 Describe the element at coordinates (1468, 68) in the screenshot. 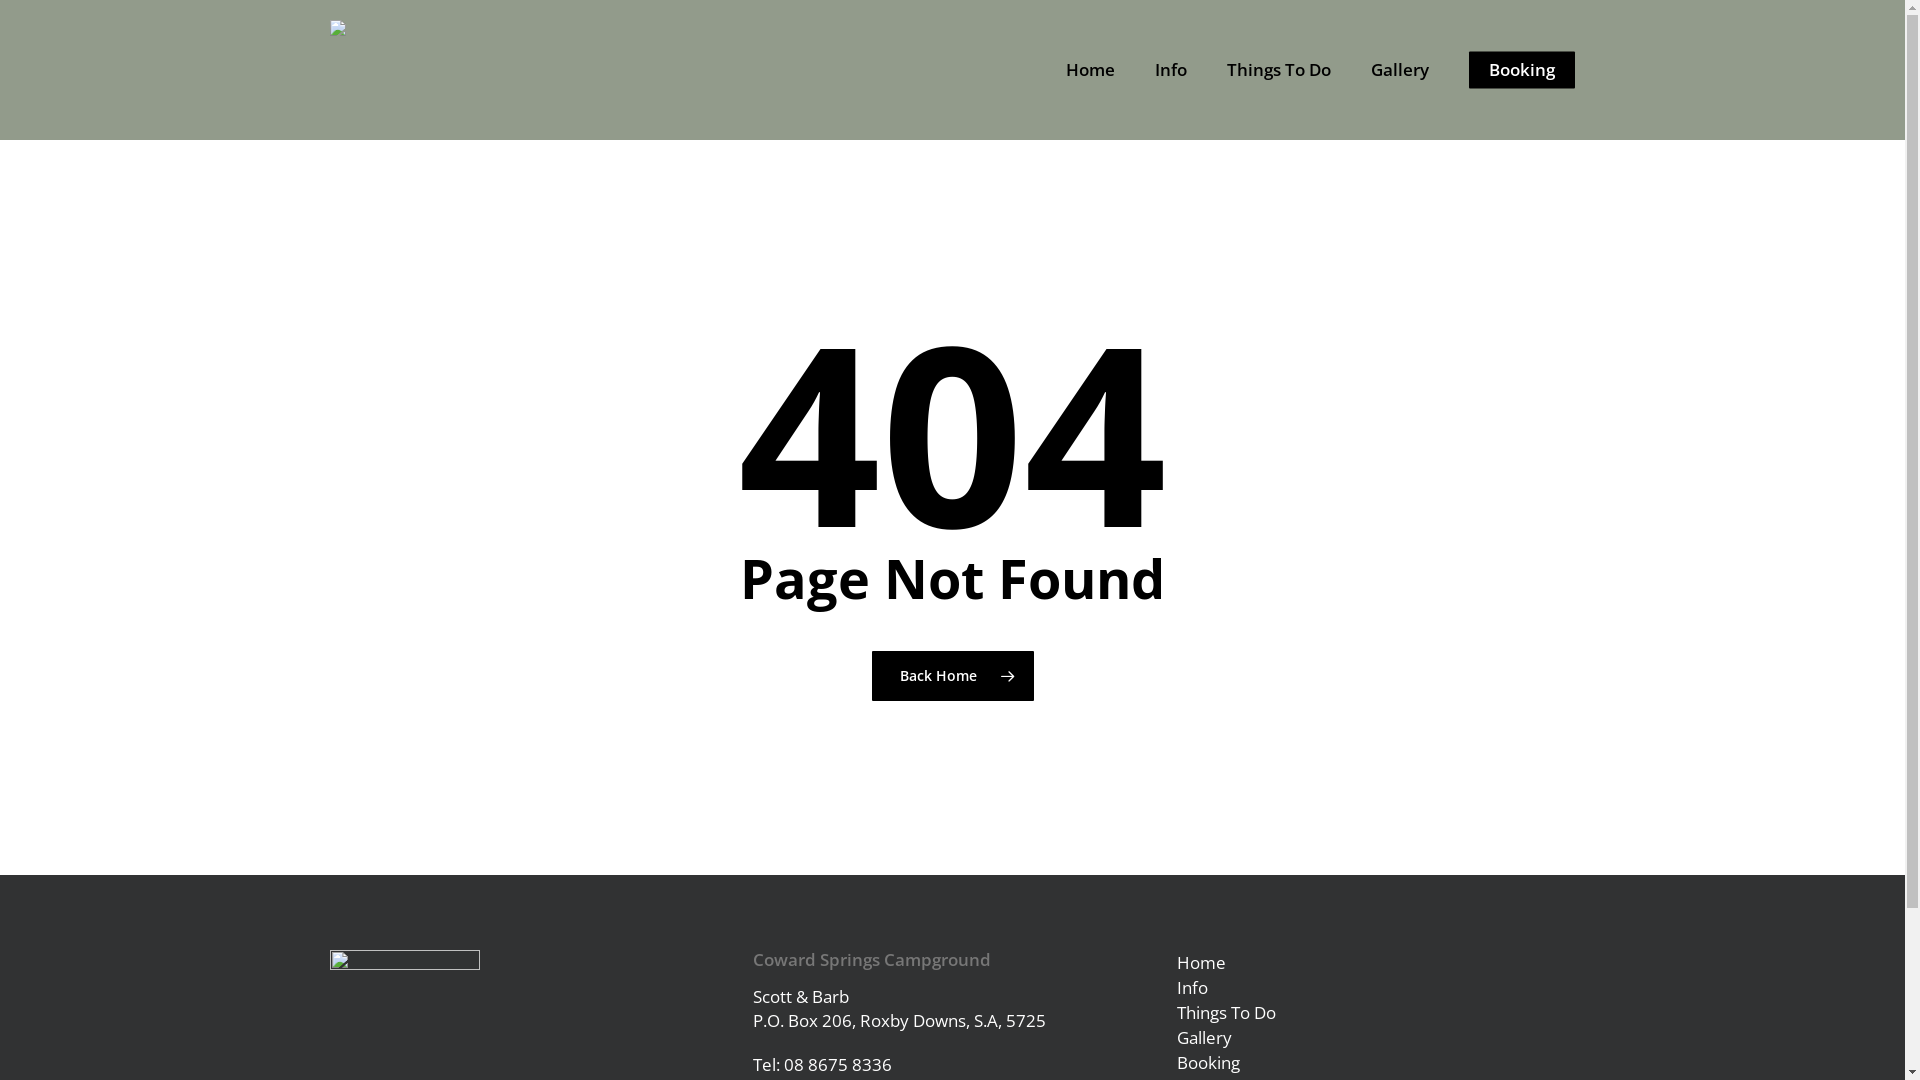

I see `'Booking'` at that location.